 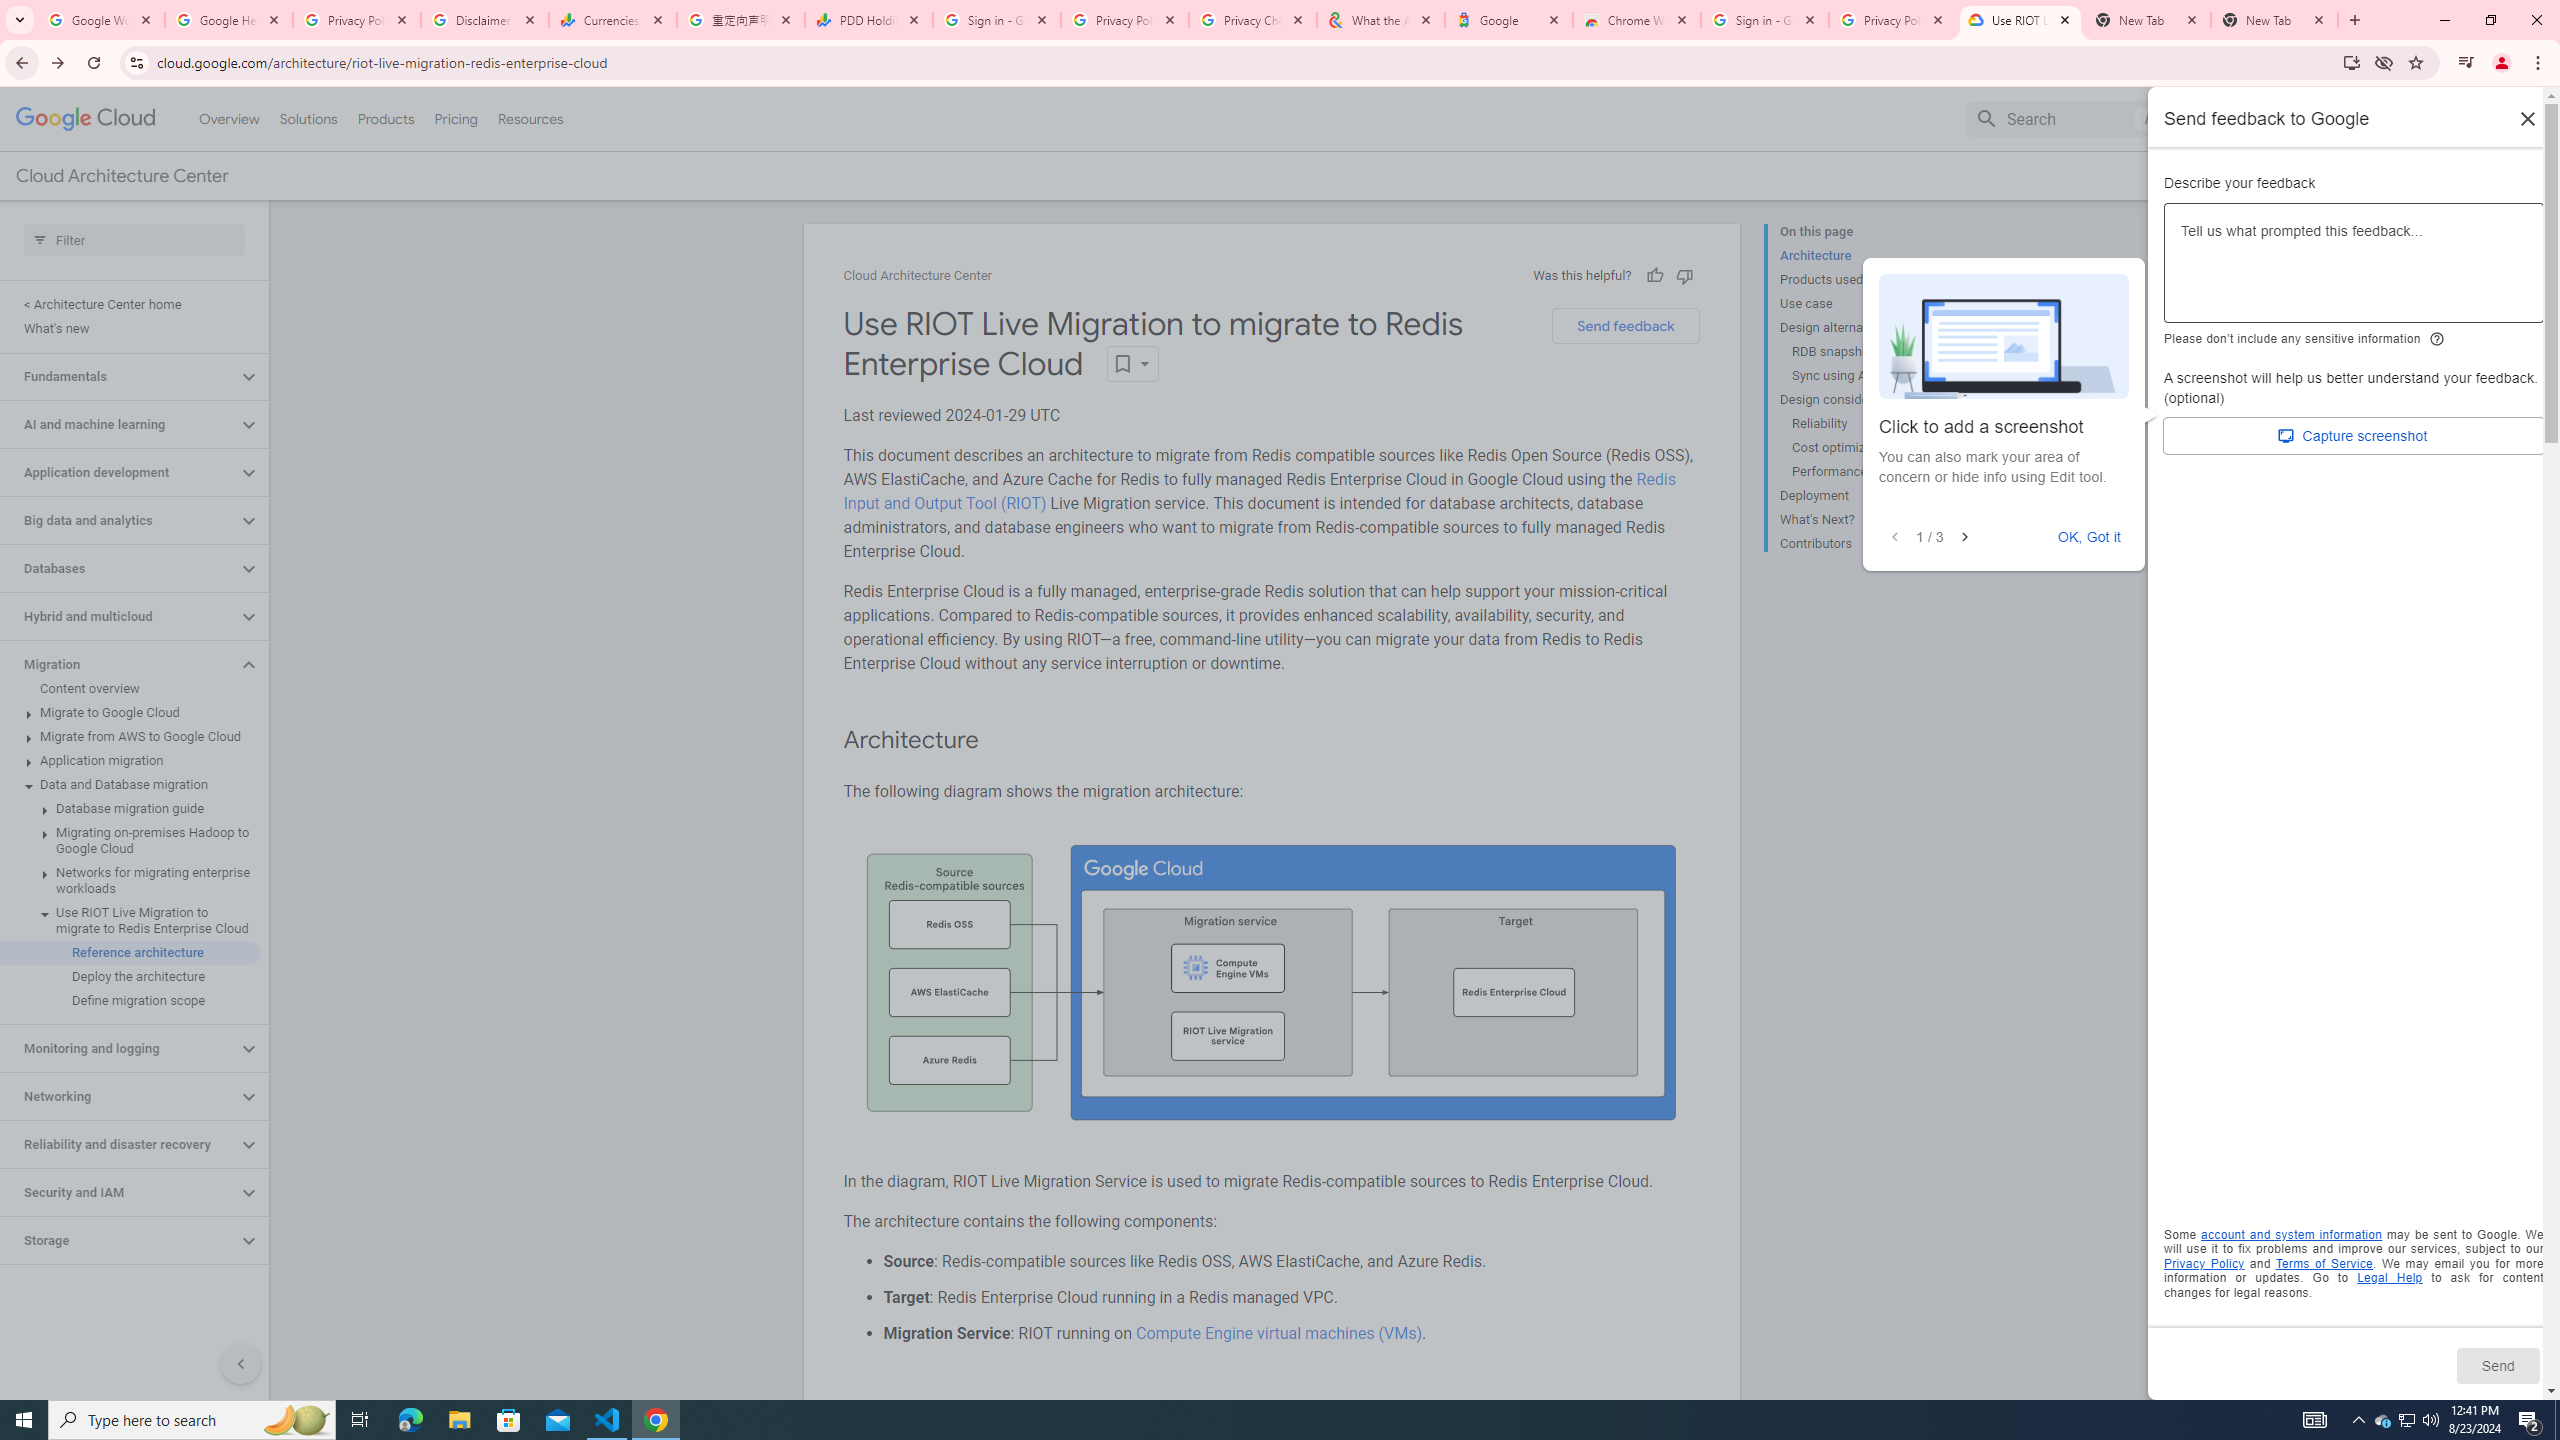 I want to click on 'Cloud Architecture Center', so click(x=917, y=275).